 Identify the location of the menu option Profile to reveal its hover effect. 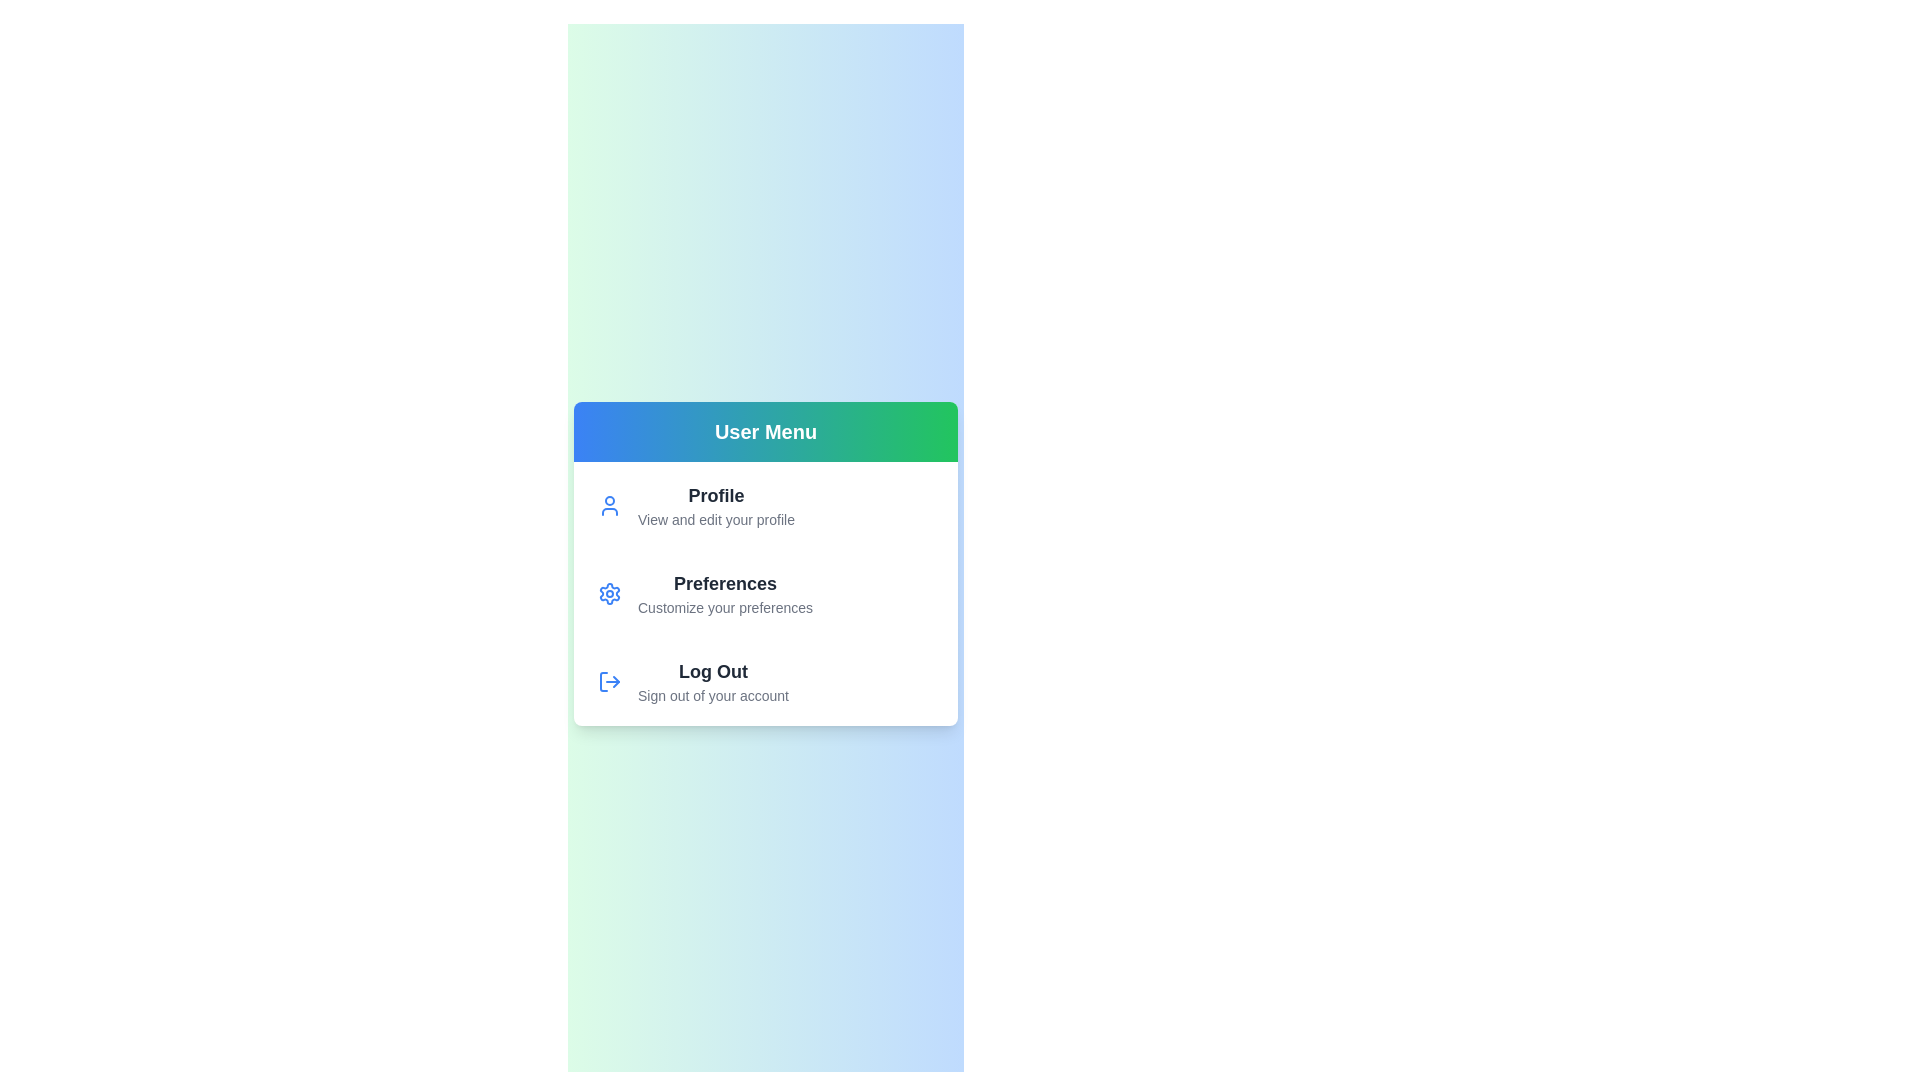
(715, 504).